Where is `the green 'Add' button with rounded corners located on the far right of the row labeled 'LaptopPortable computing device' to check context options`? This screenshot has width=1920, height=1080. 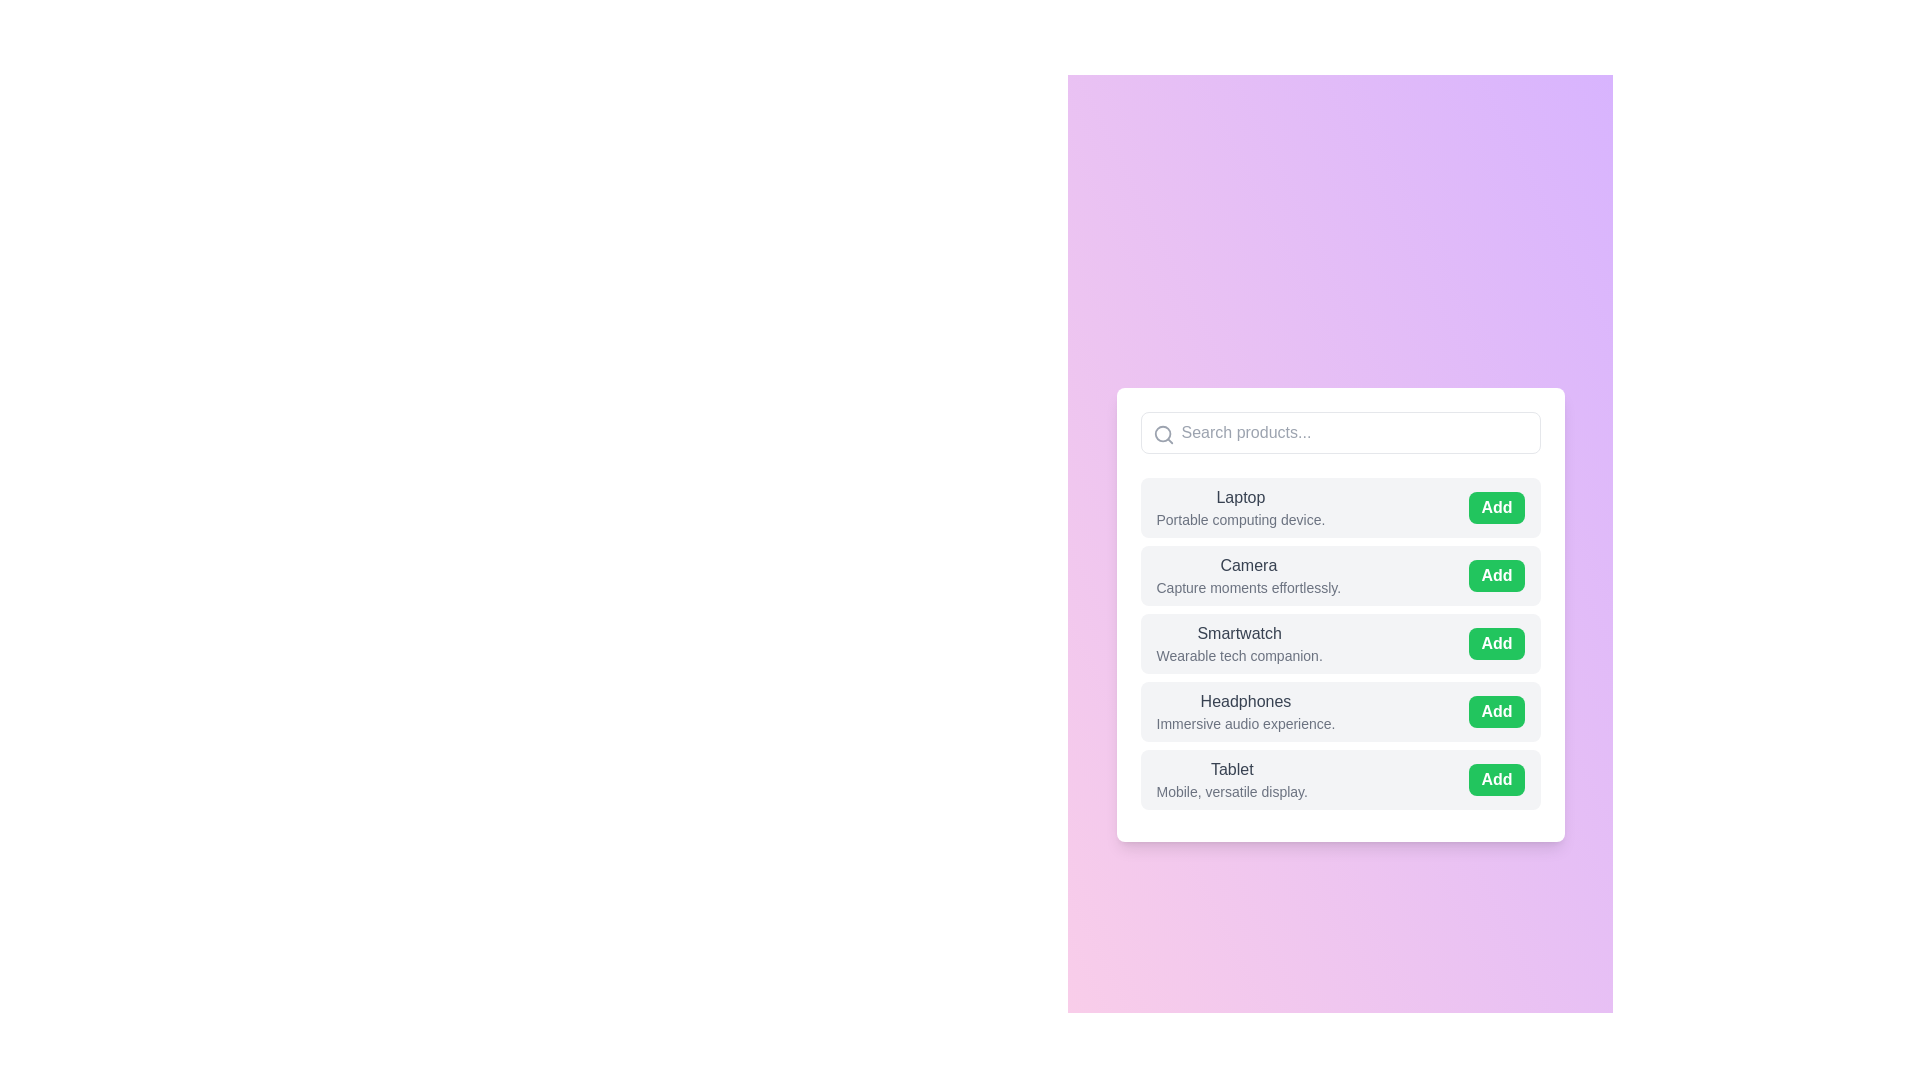 the green 'Add' button with rounded corners located on the far right of the row labeled 'LaptopPortable computing device' to check context options is located at coordinates (1496, 507).